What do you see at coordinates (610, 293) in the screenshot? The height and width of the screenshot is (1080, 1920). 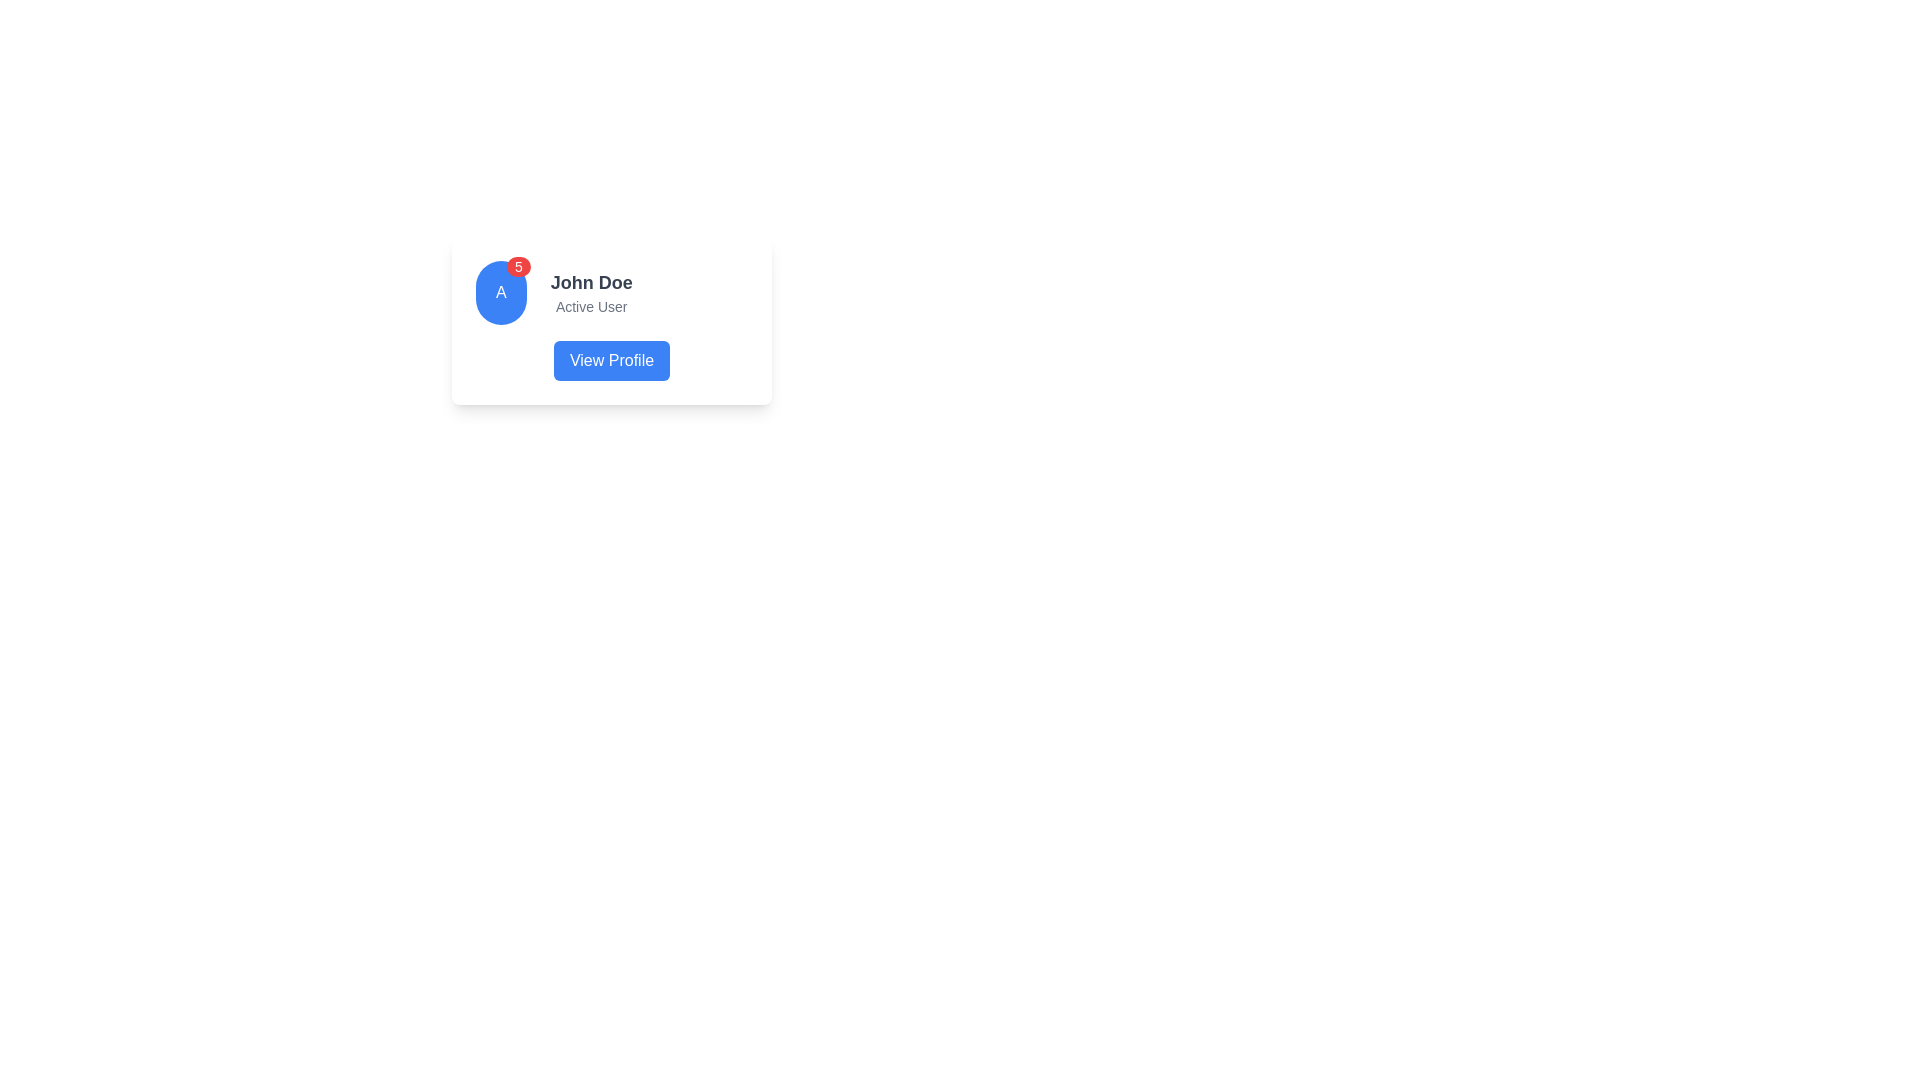 I see `the User Profile Component displaying 'John Doe' and 'Active User'` at bounding box center [610, 293].